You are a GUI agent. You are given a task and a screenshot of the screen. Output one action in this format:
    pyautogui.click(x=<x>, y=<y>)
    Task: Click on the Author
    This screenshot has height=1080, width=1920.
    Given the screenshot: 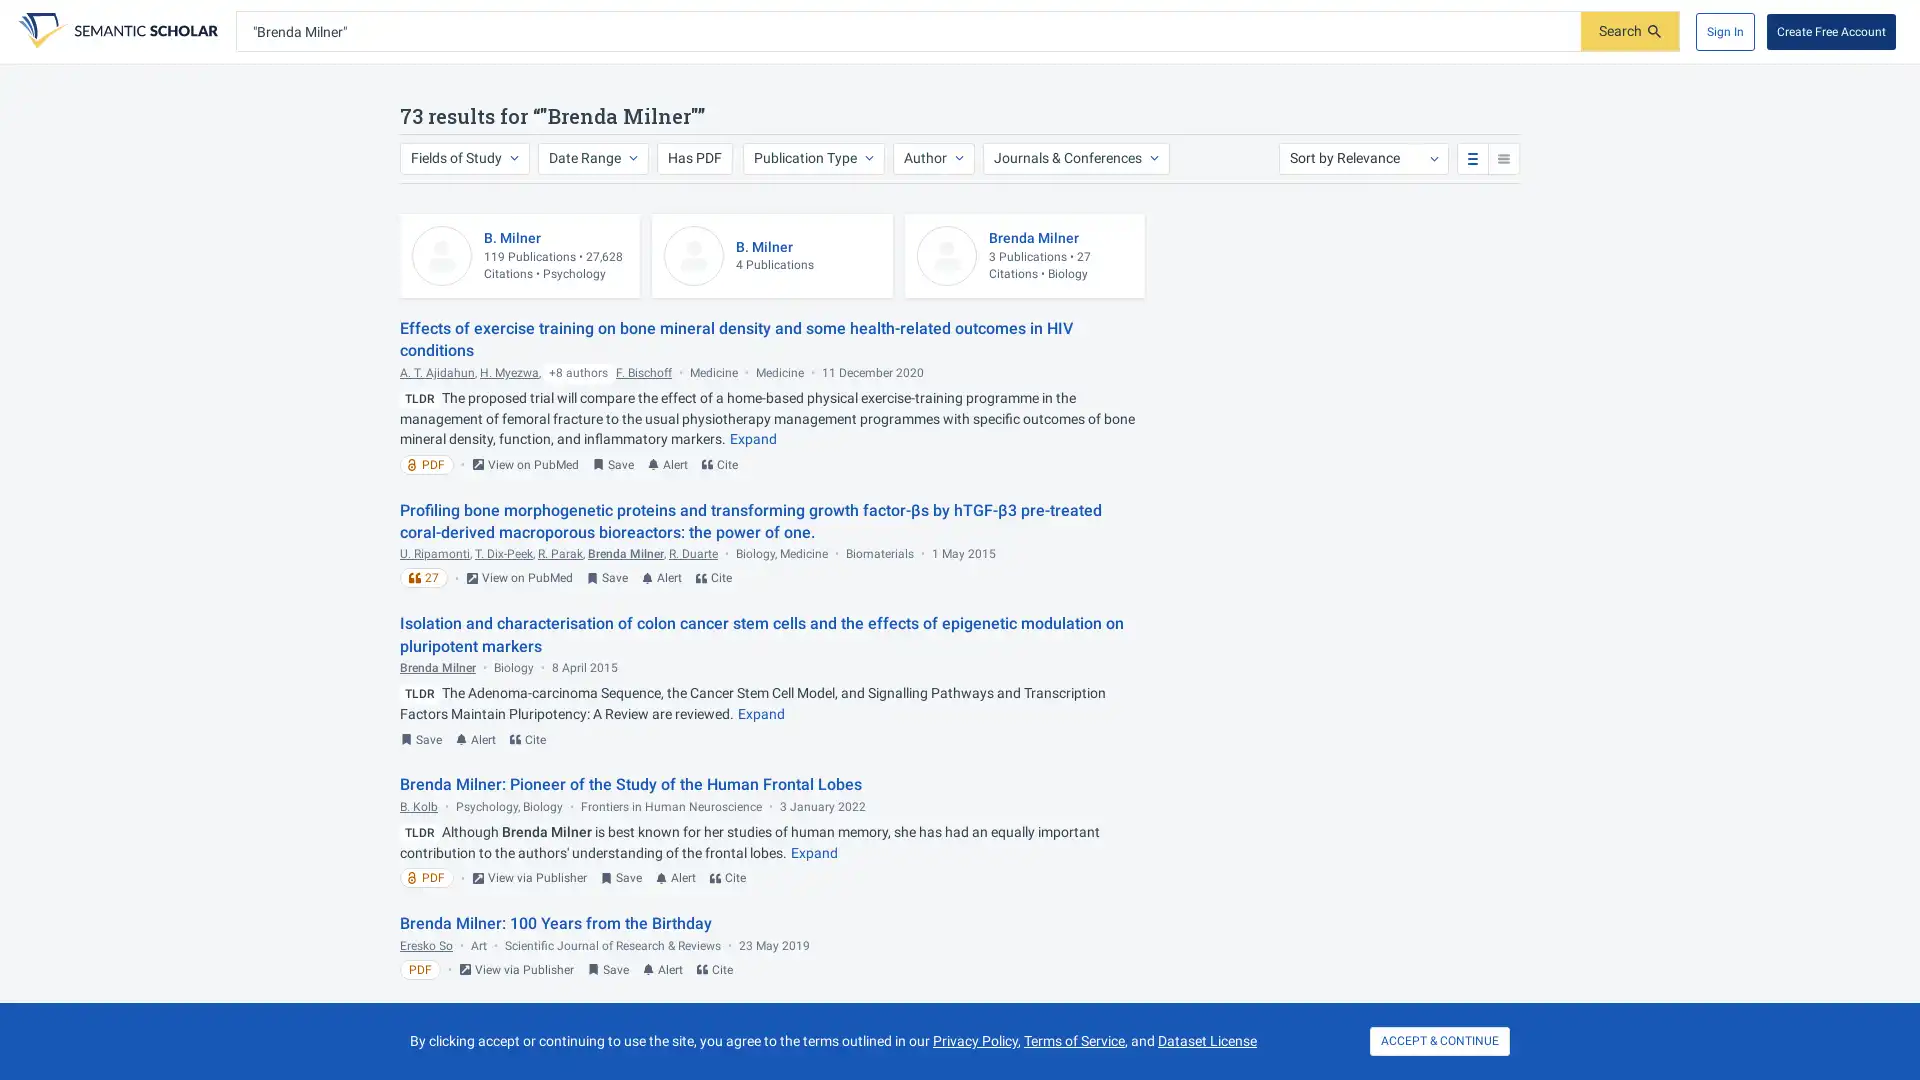 What is the action you would take?
    pyautogui.click(x=931, y=157)
    